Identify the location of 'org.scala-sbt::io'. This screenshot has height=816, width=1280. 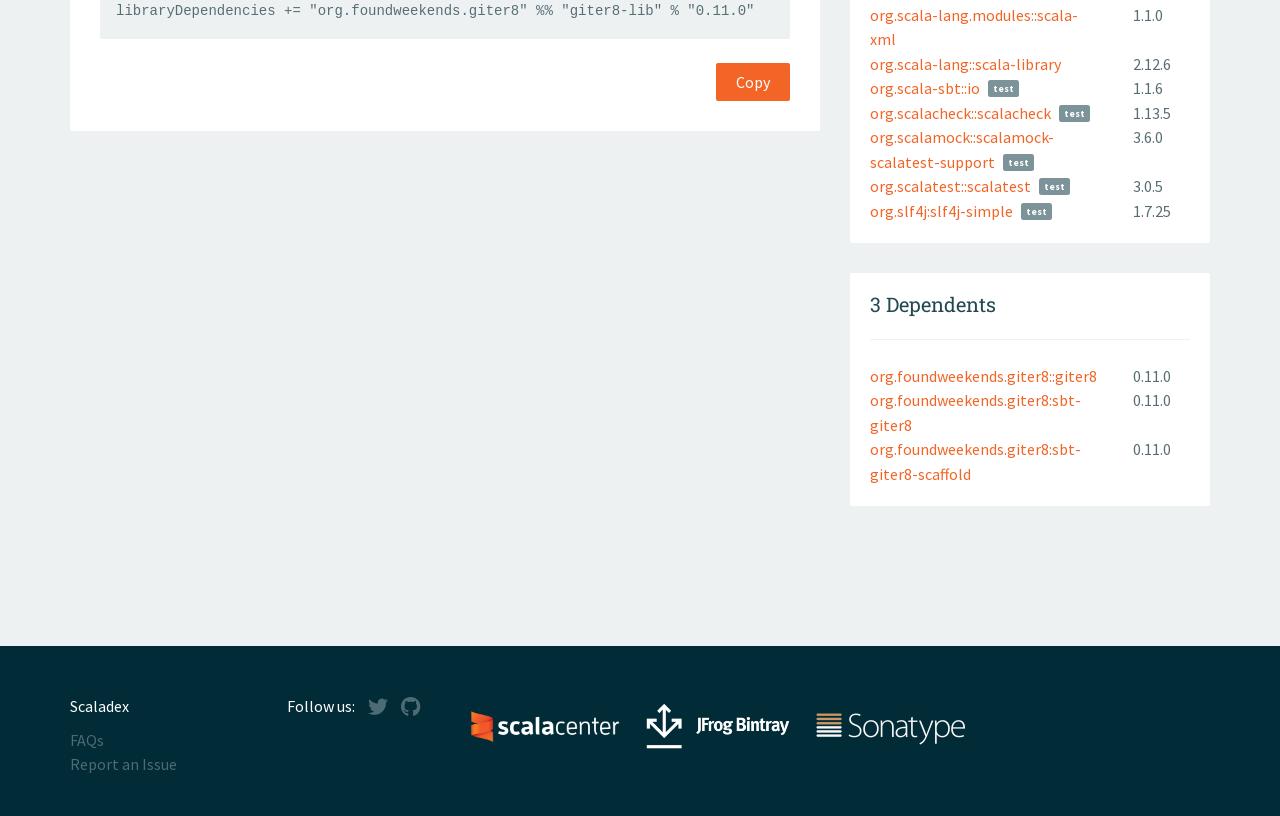
(924, 86).